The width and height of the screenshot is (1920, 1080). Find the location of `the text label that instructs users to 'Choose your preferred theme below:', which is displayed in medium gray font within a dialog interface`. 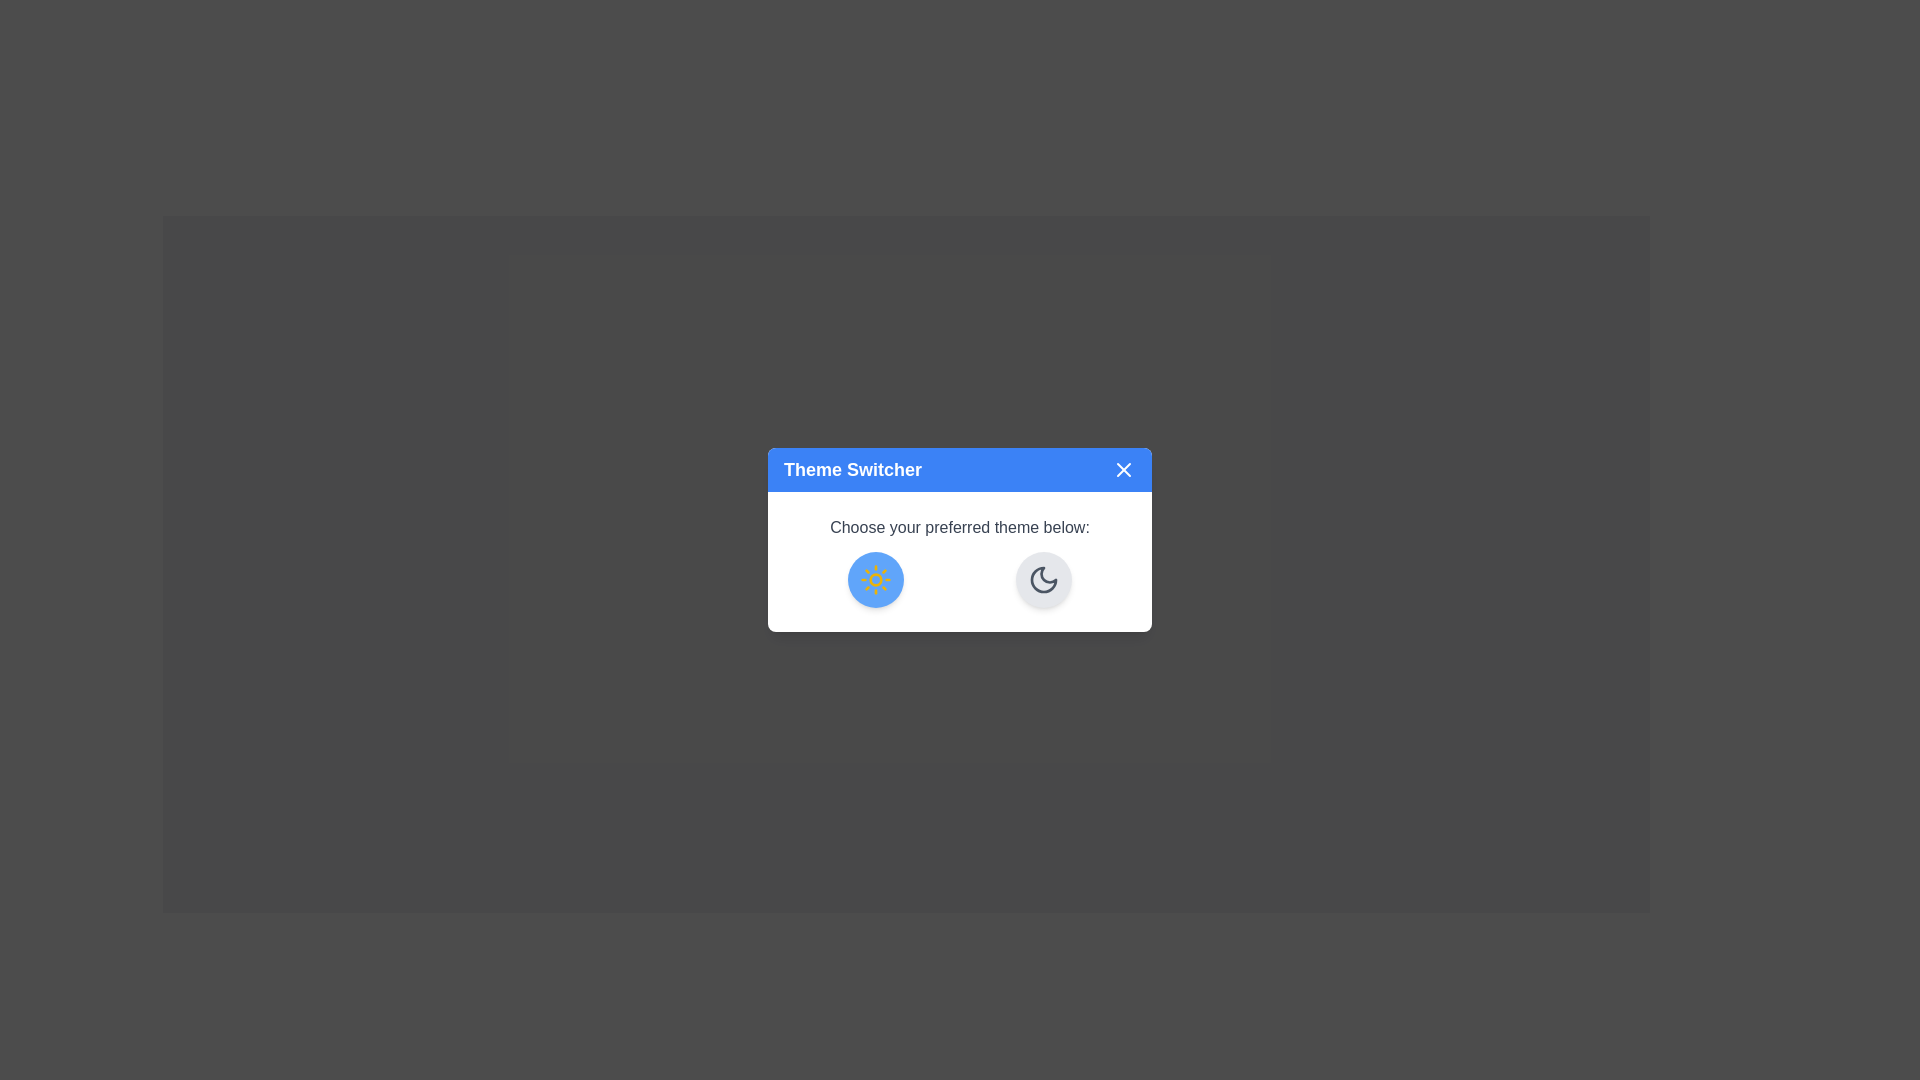

the text label that instructs users to 'Choose your preferred theme below:', which is displayed in medium gray font within a dialog interface is located at coordinates (960, 527).